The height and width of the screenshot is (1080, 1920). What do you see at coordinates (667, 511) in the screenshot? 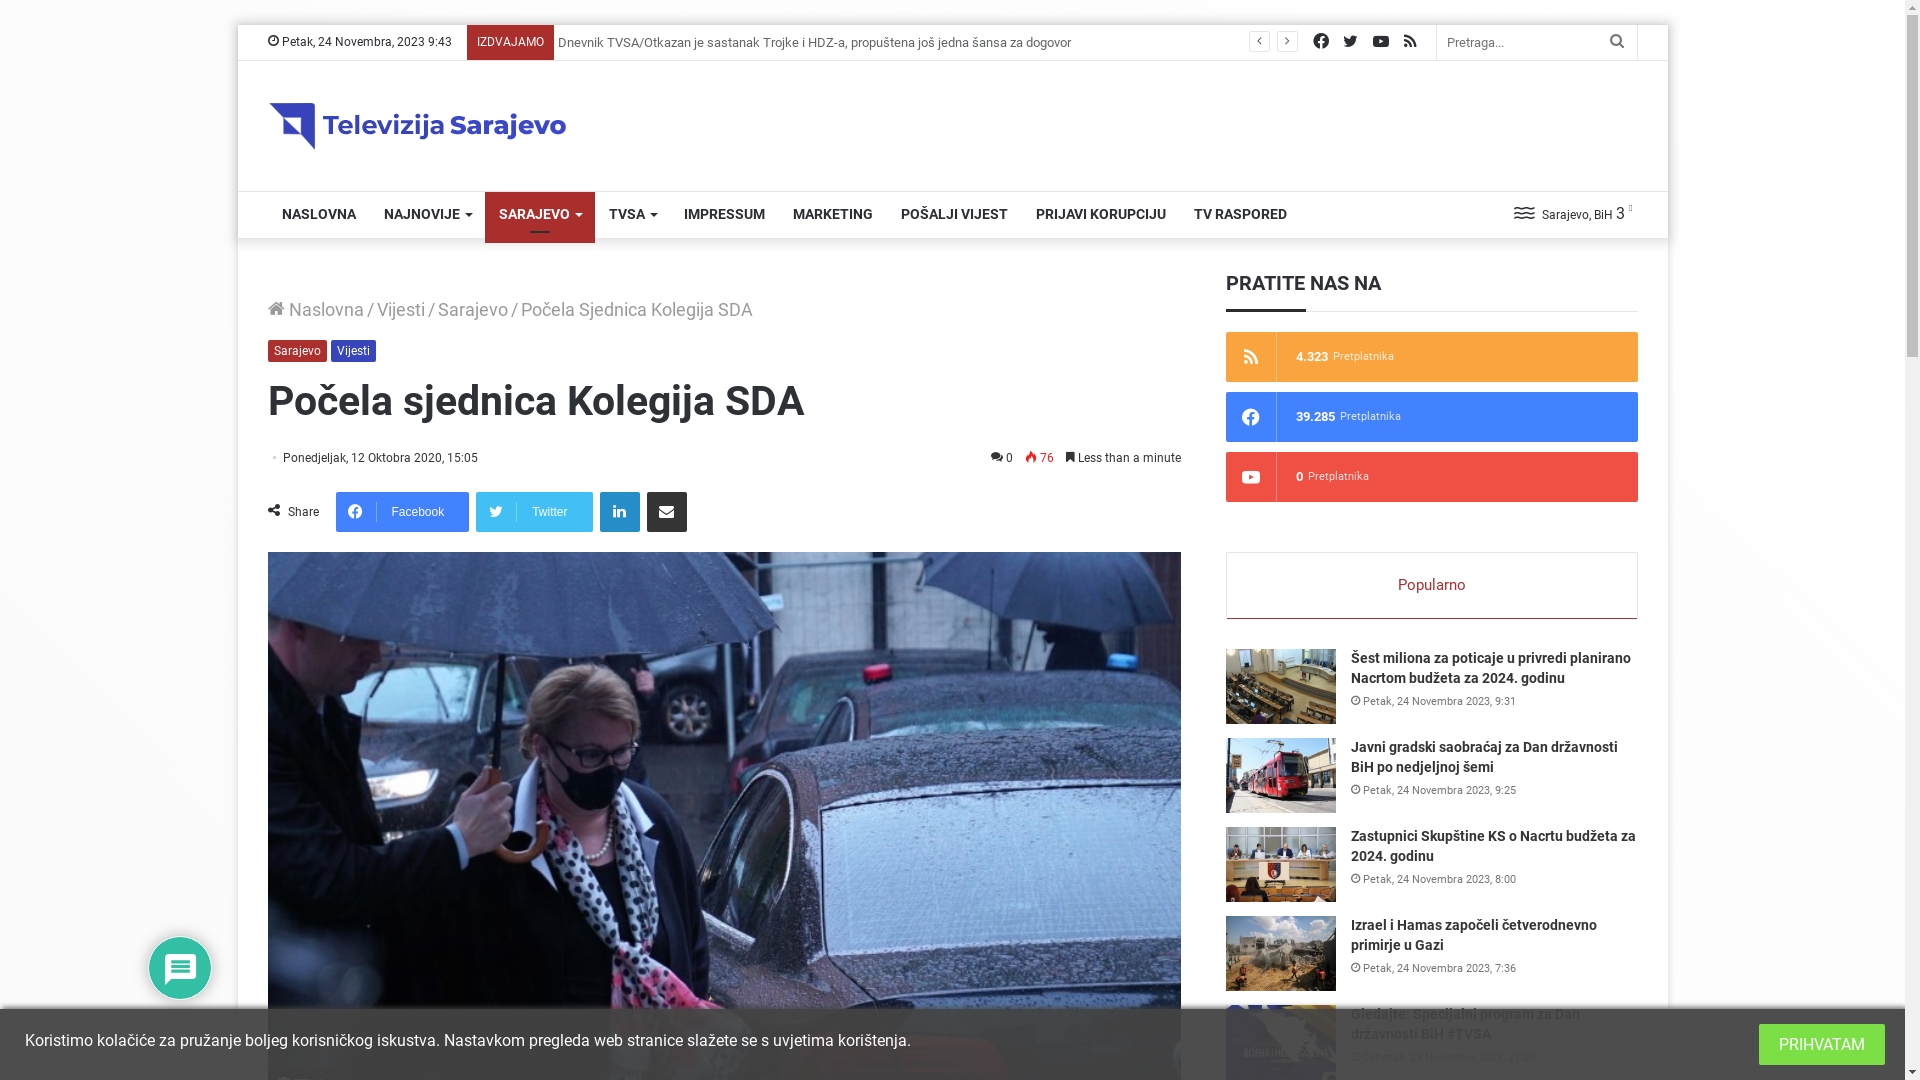
I see `'Share via Email'` at bounding box center [667, 511].